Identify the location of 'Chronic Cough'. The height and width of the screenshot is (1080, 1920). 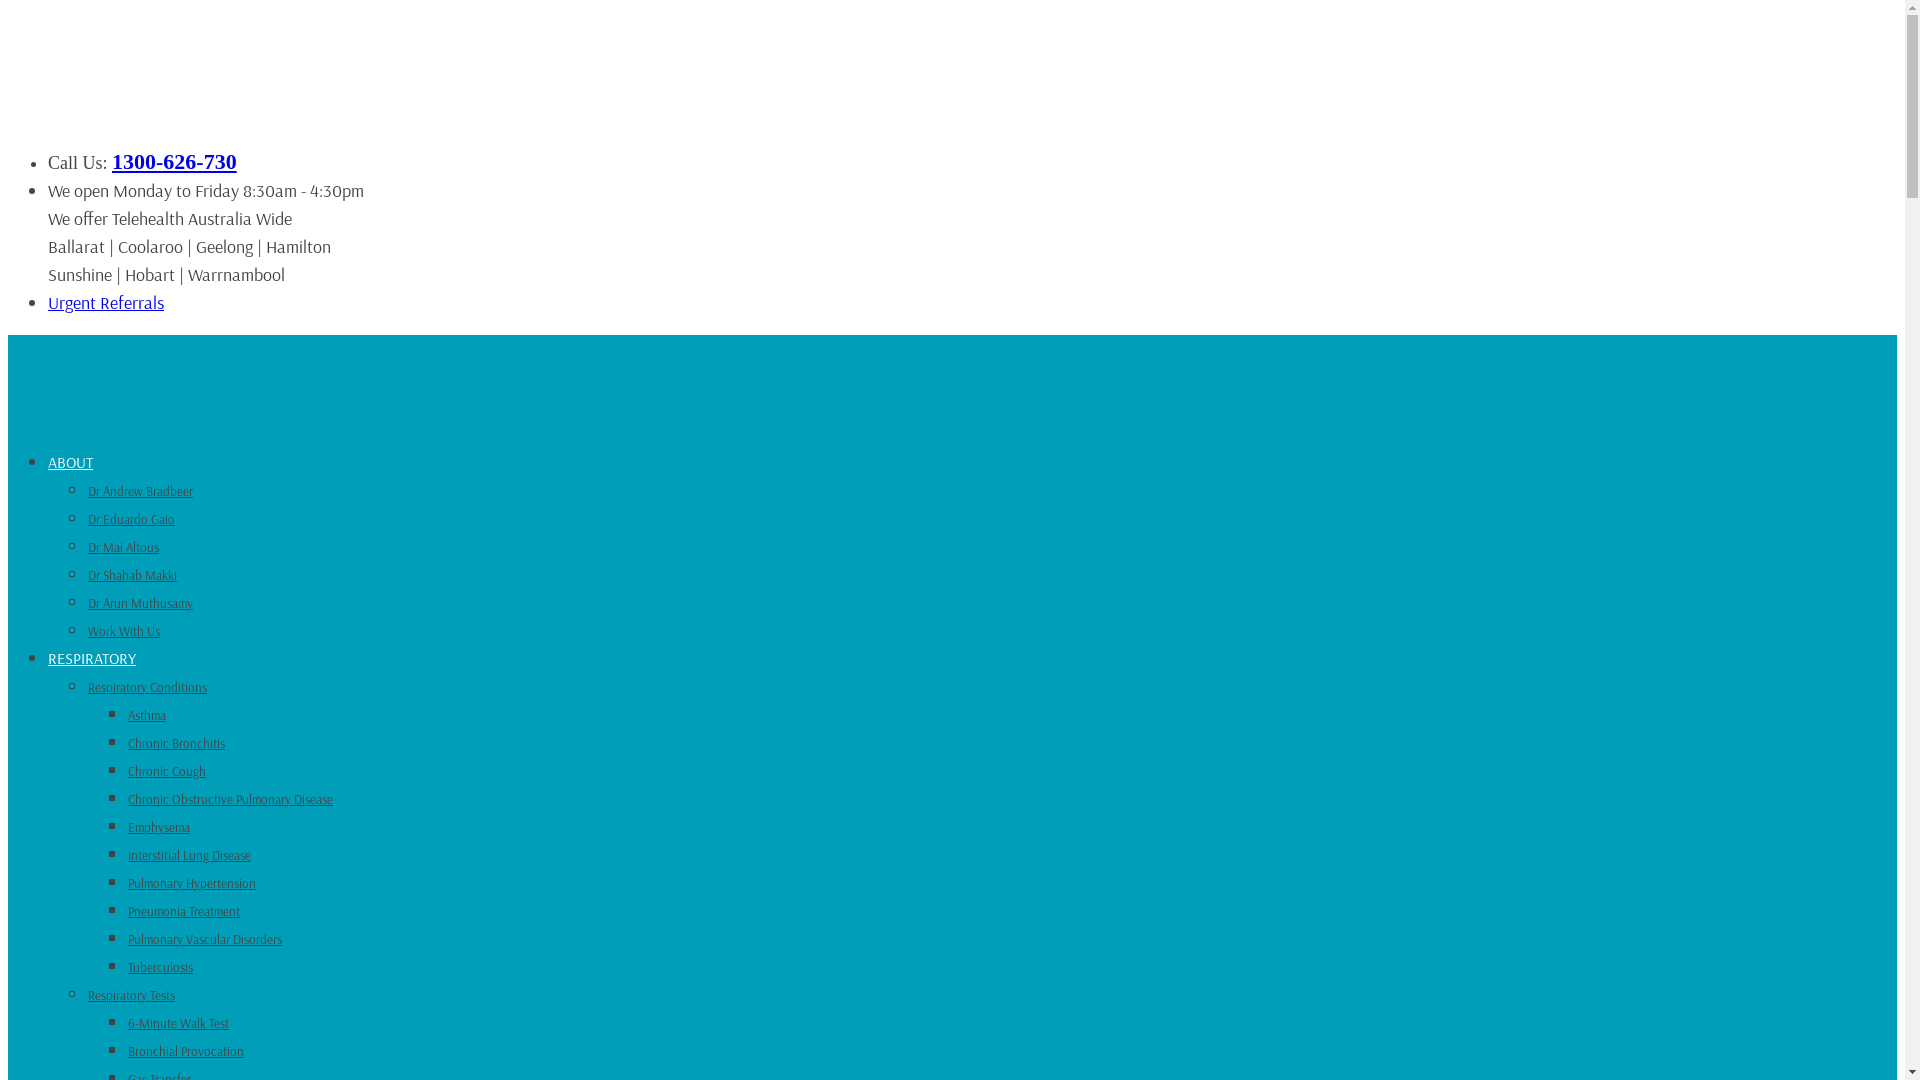
(167, 770).